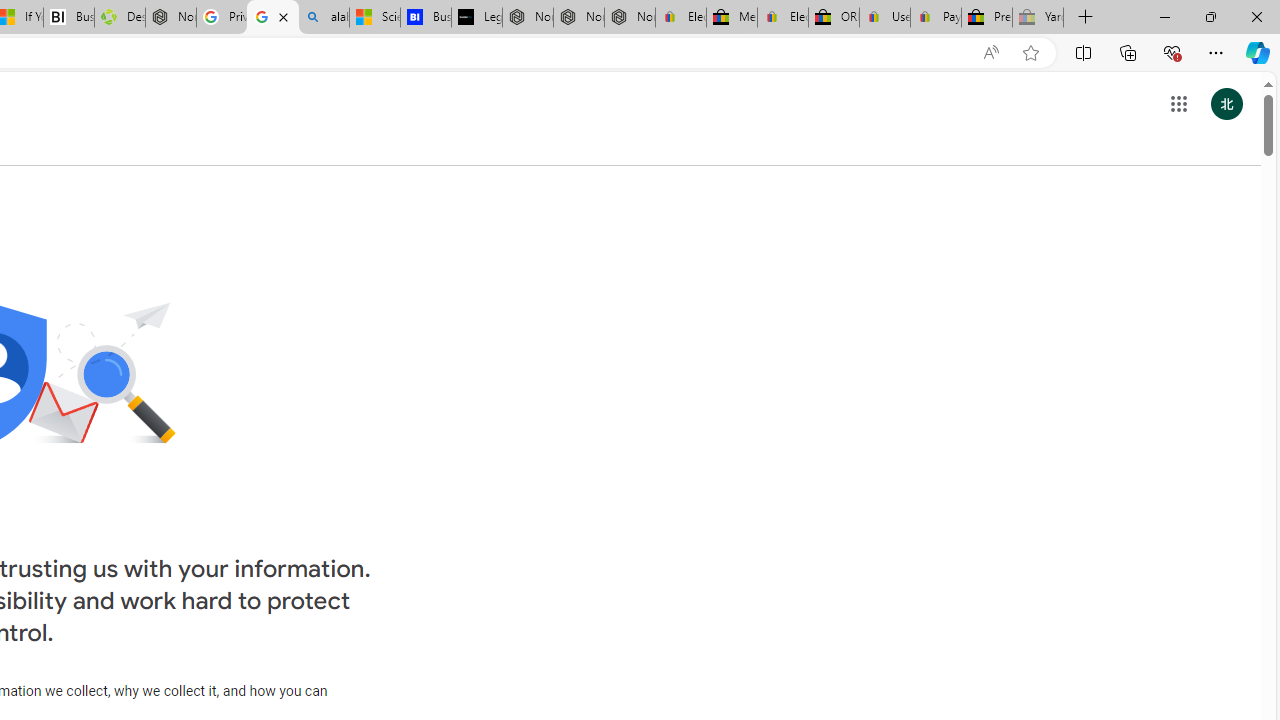 The height and width of the screenshot is (720, 1280). What do you see at coordinates (1178, 104) in the screenshot?
I see `'Google apps'` at bounding box center [1178, 104].